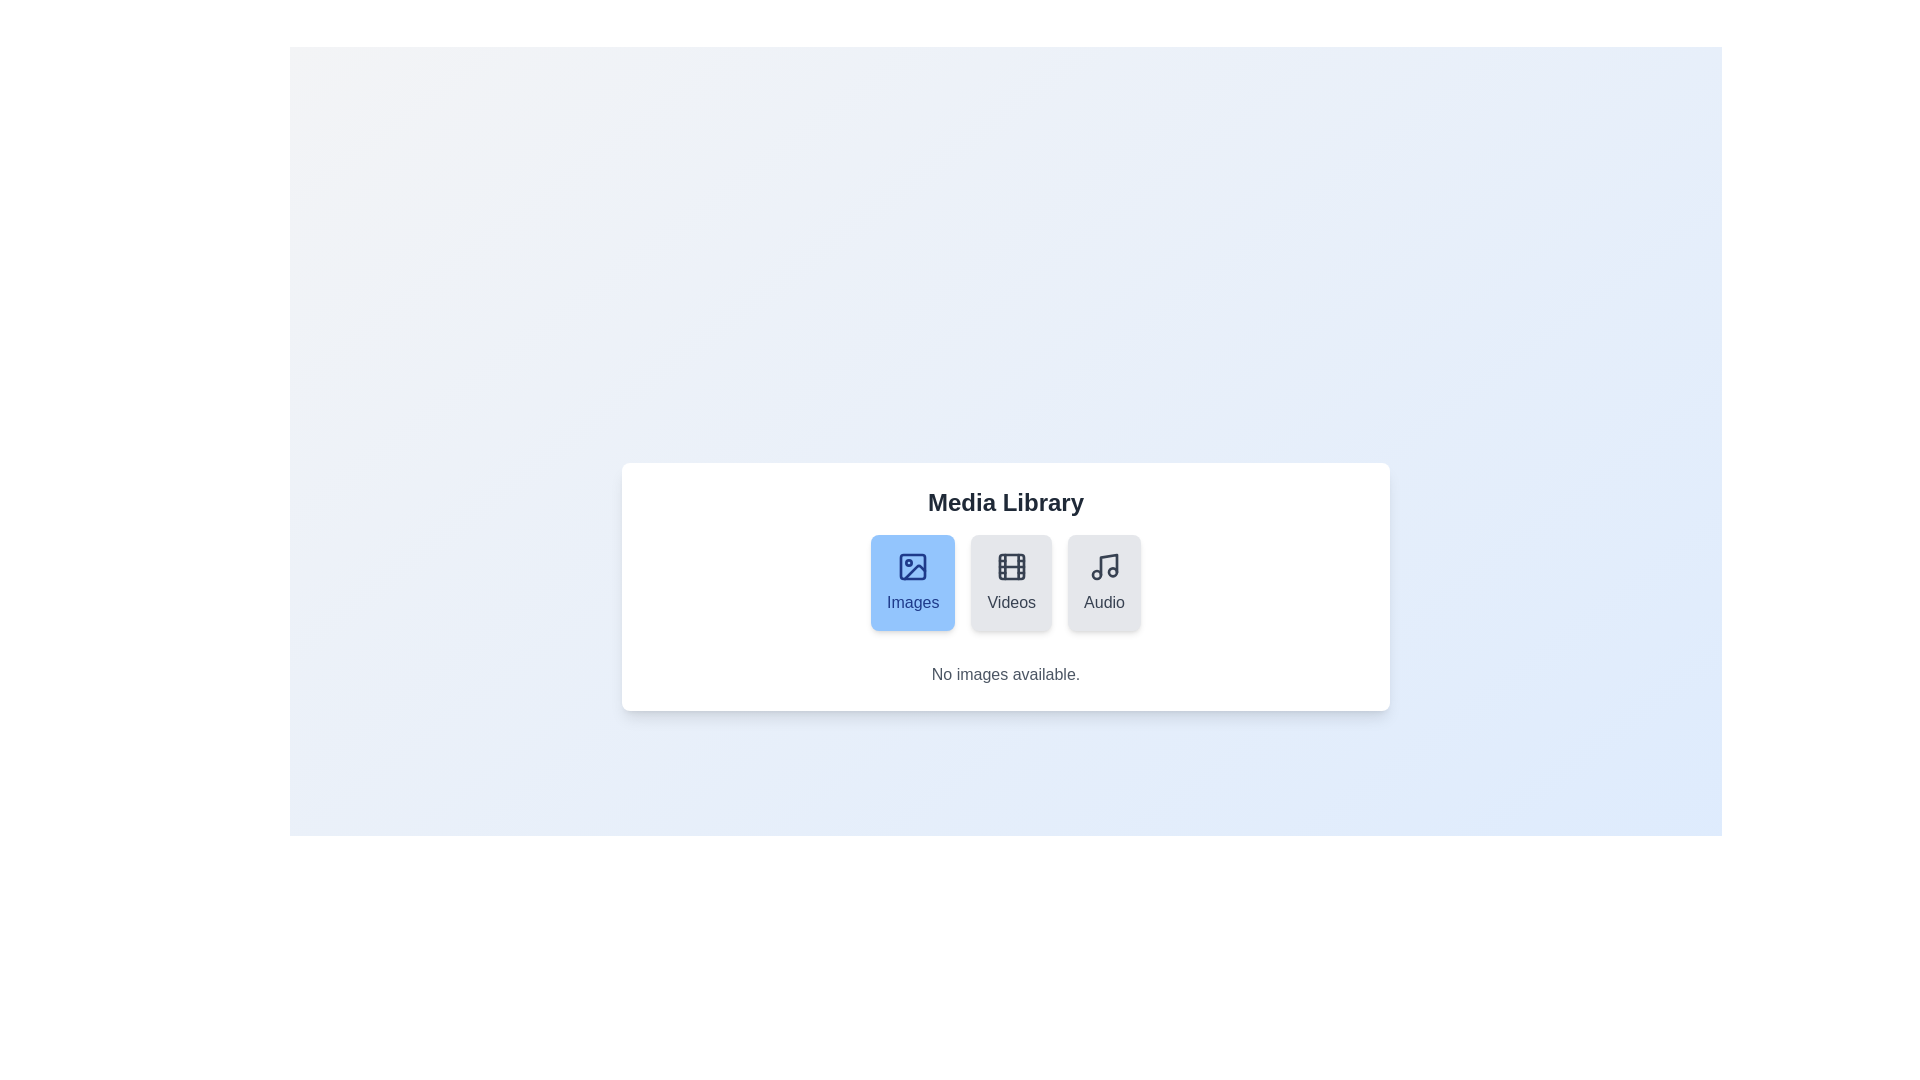 The height and width of the screenshot is (1080, 1920). What do you see at coordinates (1011, 582) in the screenshot?
I see `'Videos' button to view video-related content` at bounding box center [1011, 582].